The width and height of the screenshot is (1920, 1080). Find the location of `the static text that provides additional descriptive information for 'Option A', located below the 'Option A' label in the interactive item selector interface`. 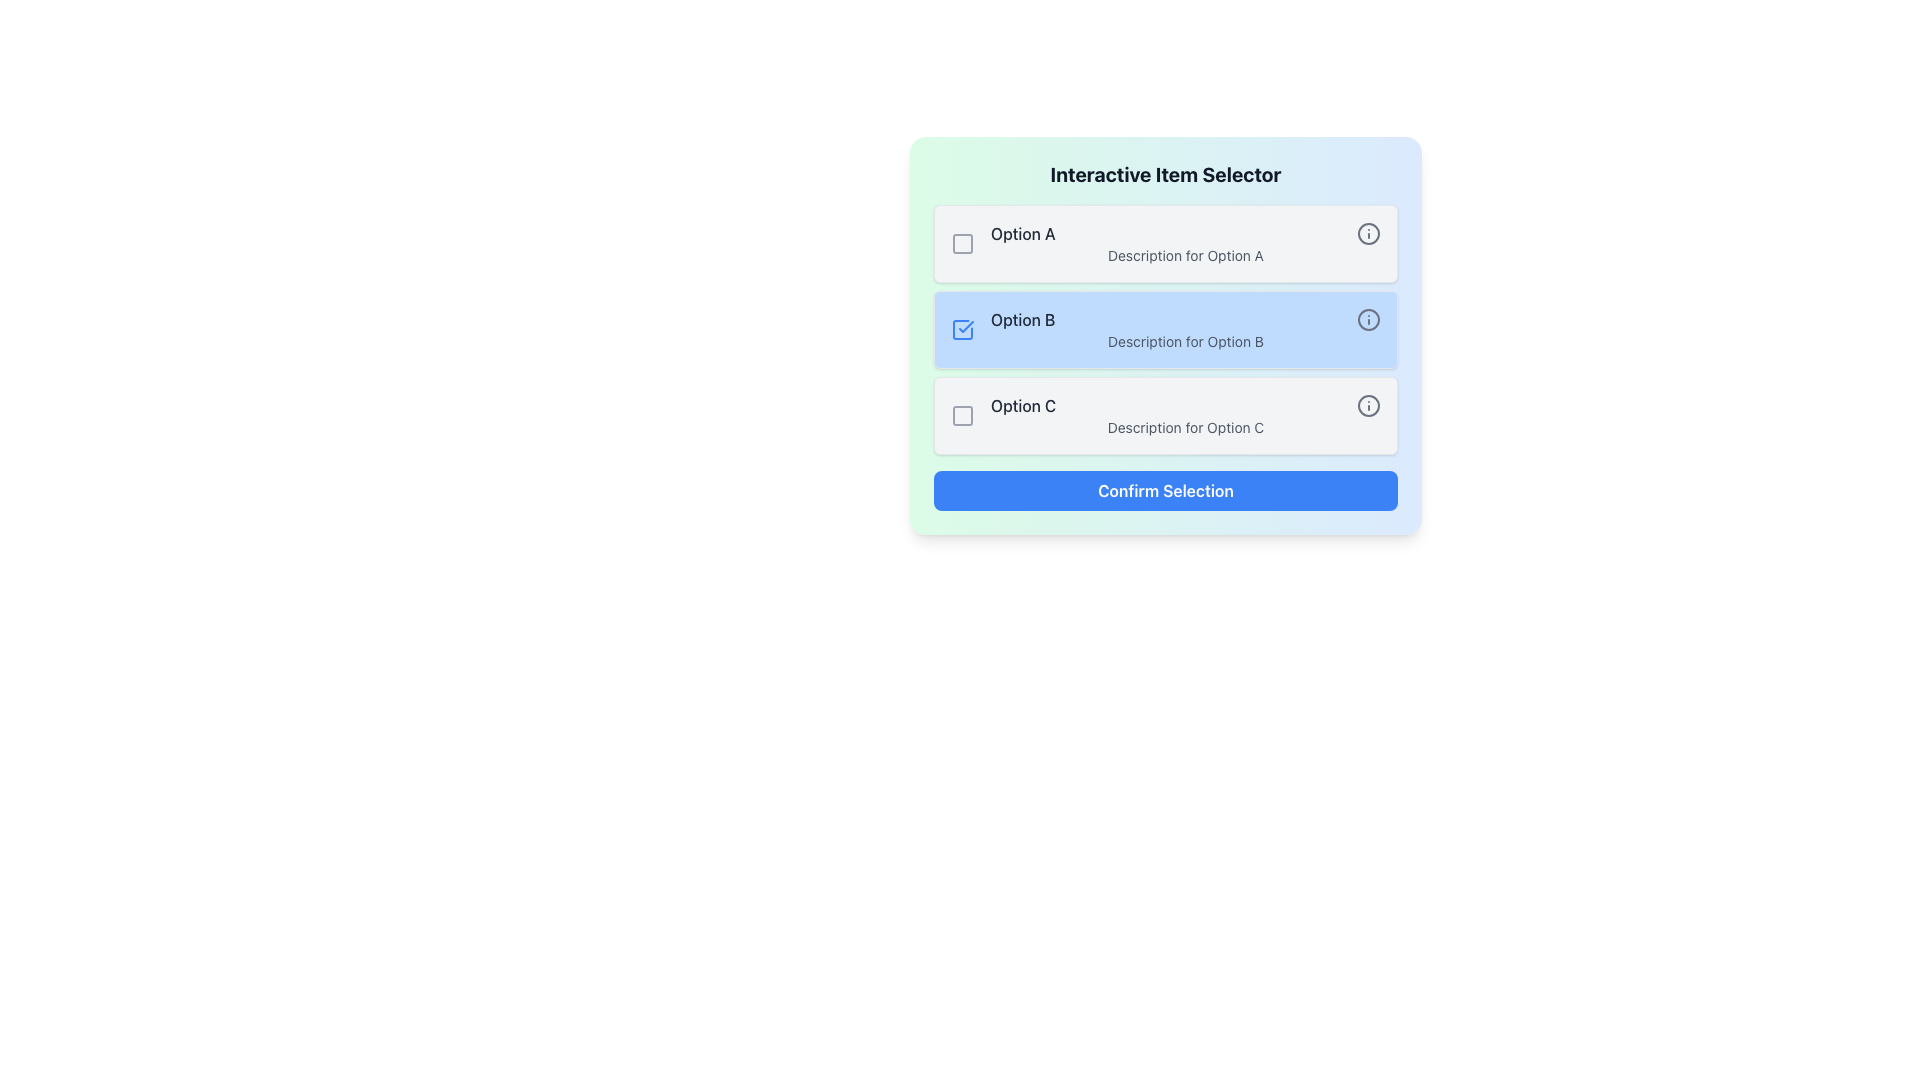

the static text that provides additional descriptive information for 'Option A', located below the 'Option A' label in the interactive item selector interface is located at coordinates (1185, 254).